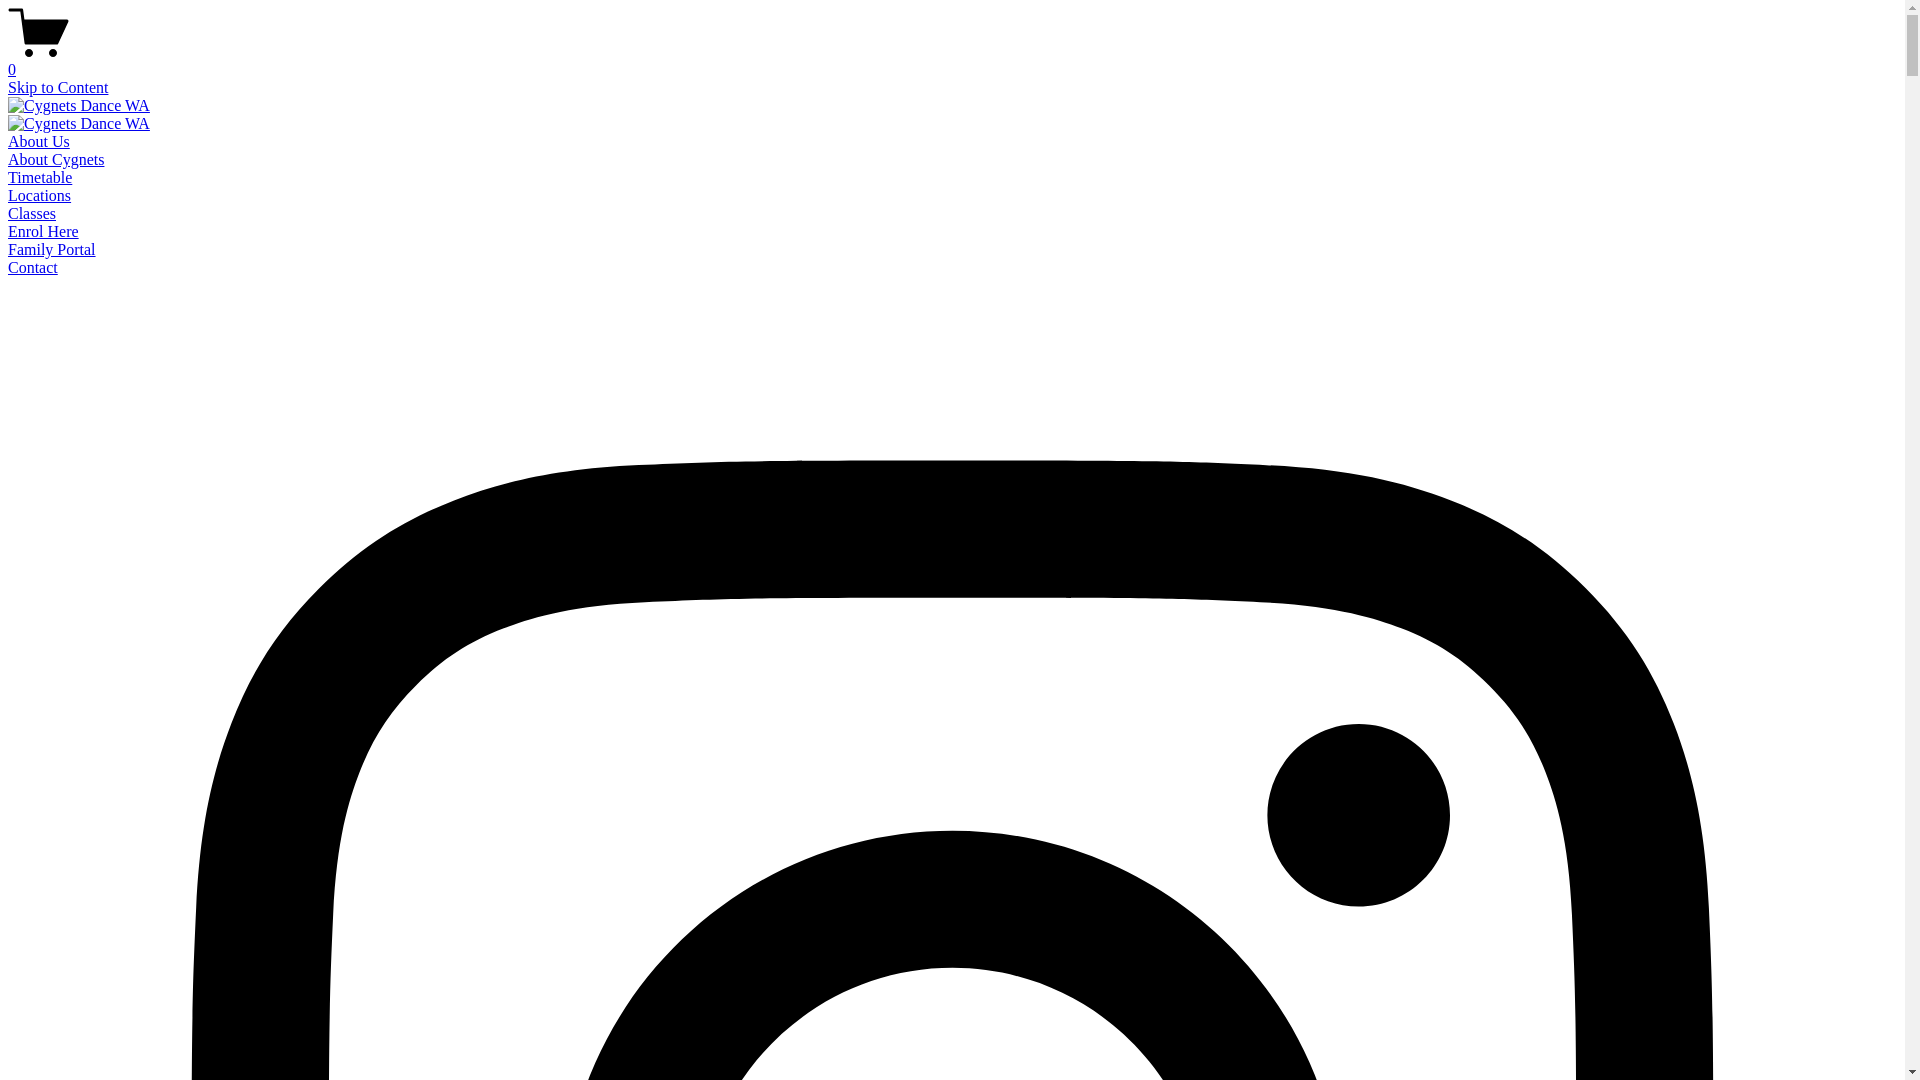  Describe the element at coordinates (56, 158) in the screenshot. I see `'About Cygnets'` at that location.